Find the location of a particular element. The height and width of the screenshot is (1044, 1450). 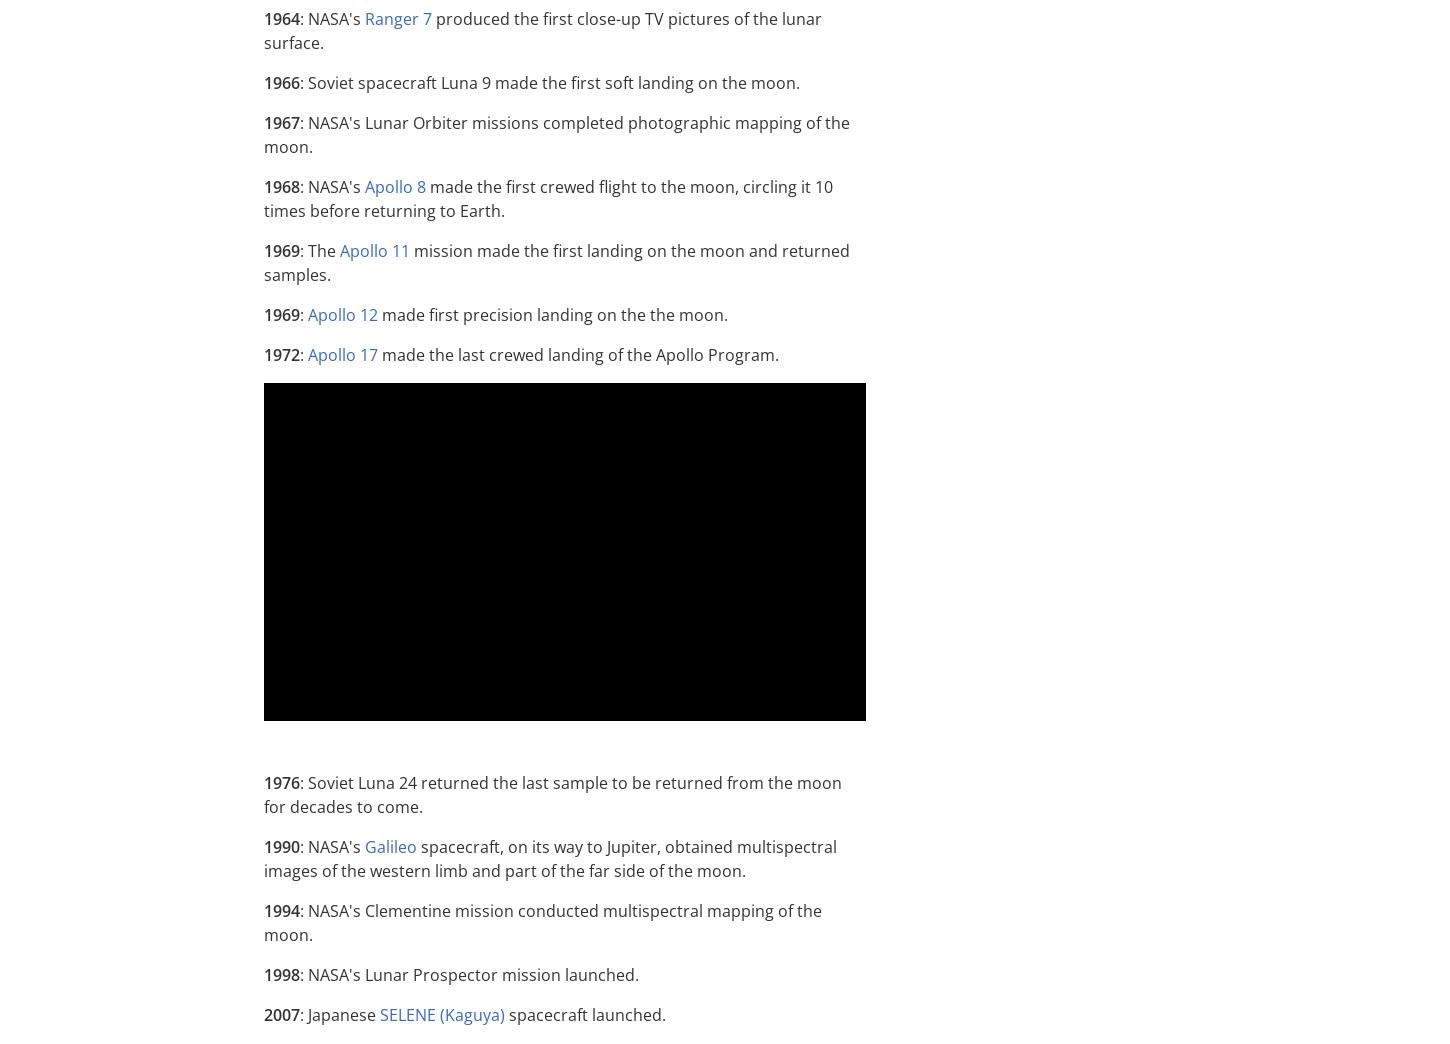

'mission made the first landing on the moon and returned samples.' is located at coordinates (556, 261).